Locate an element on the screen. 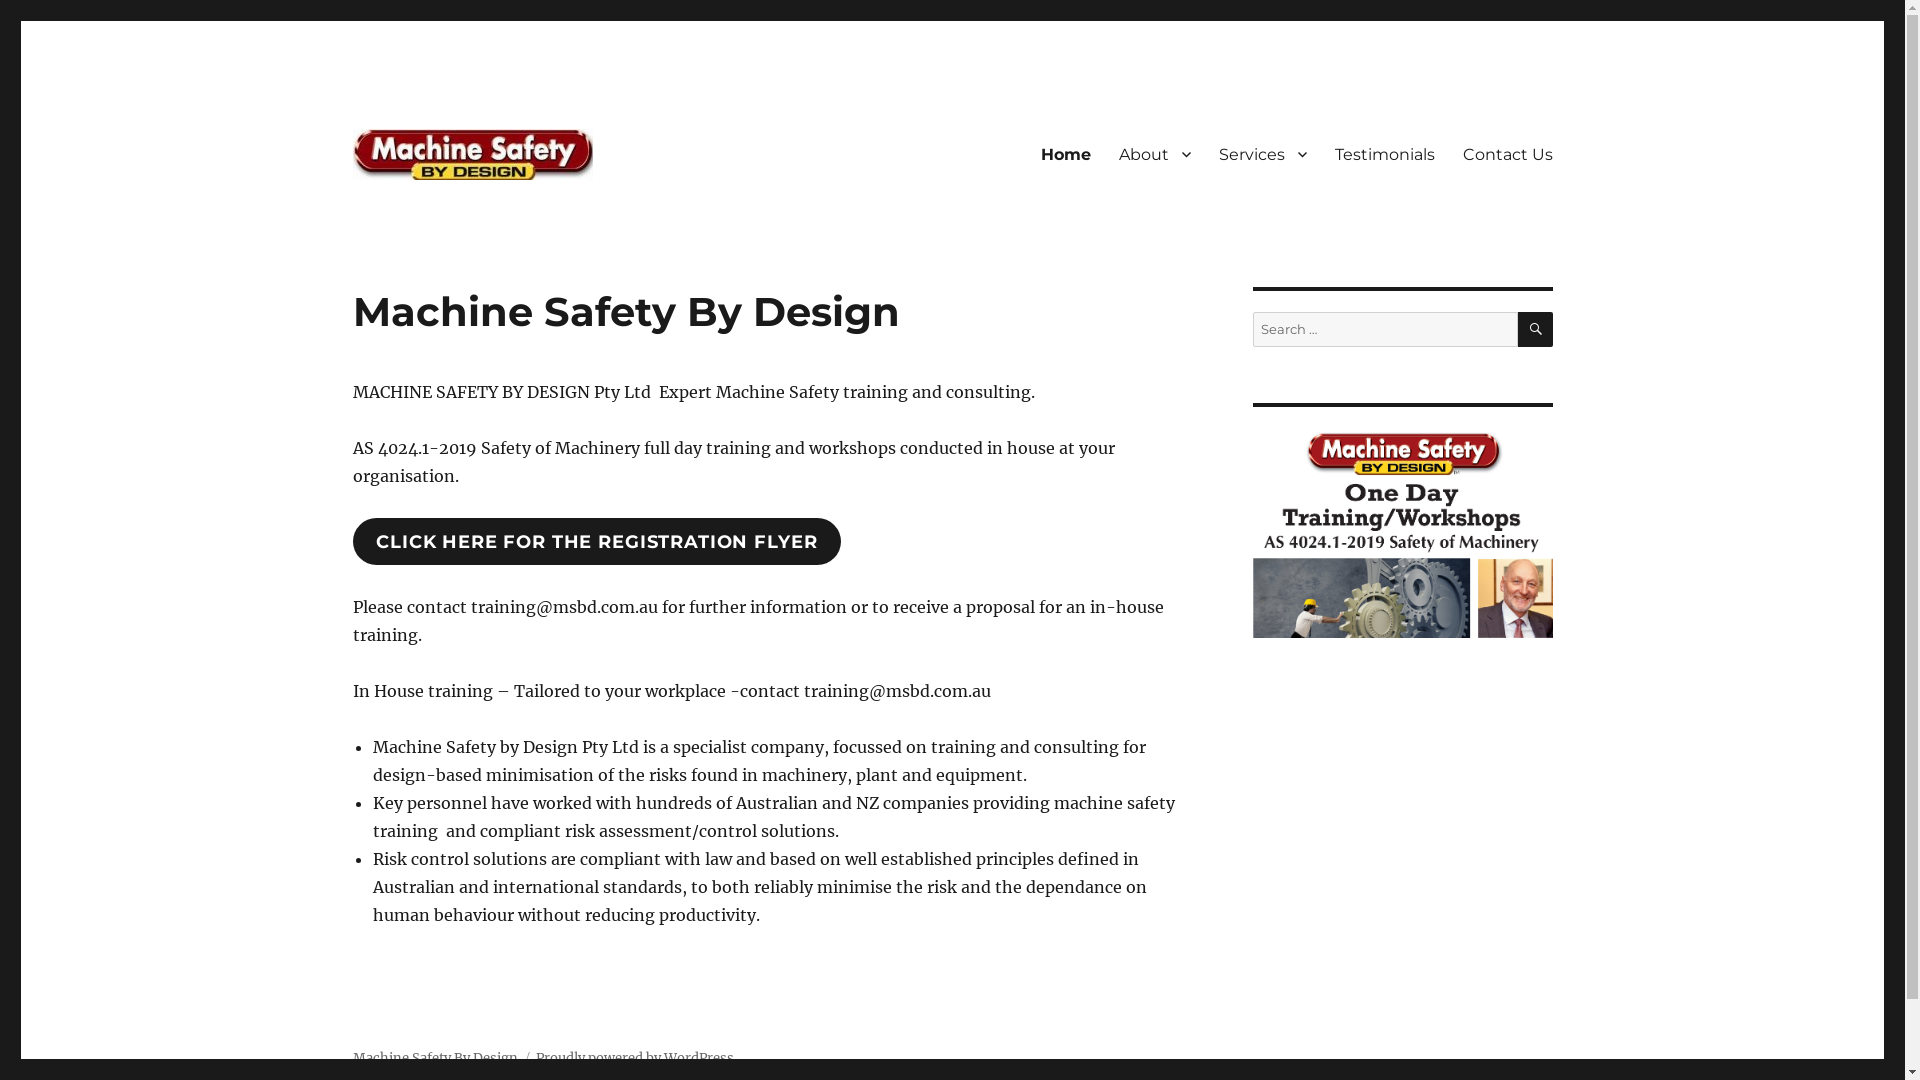  'SEARCH' is located at coordinates (1517, 328).